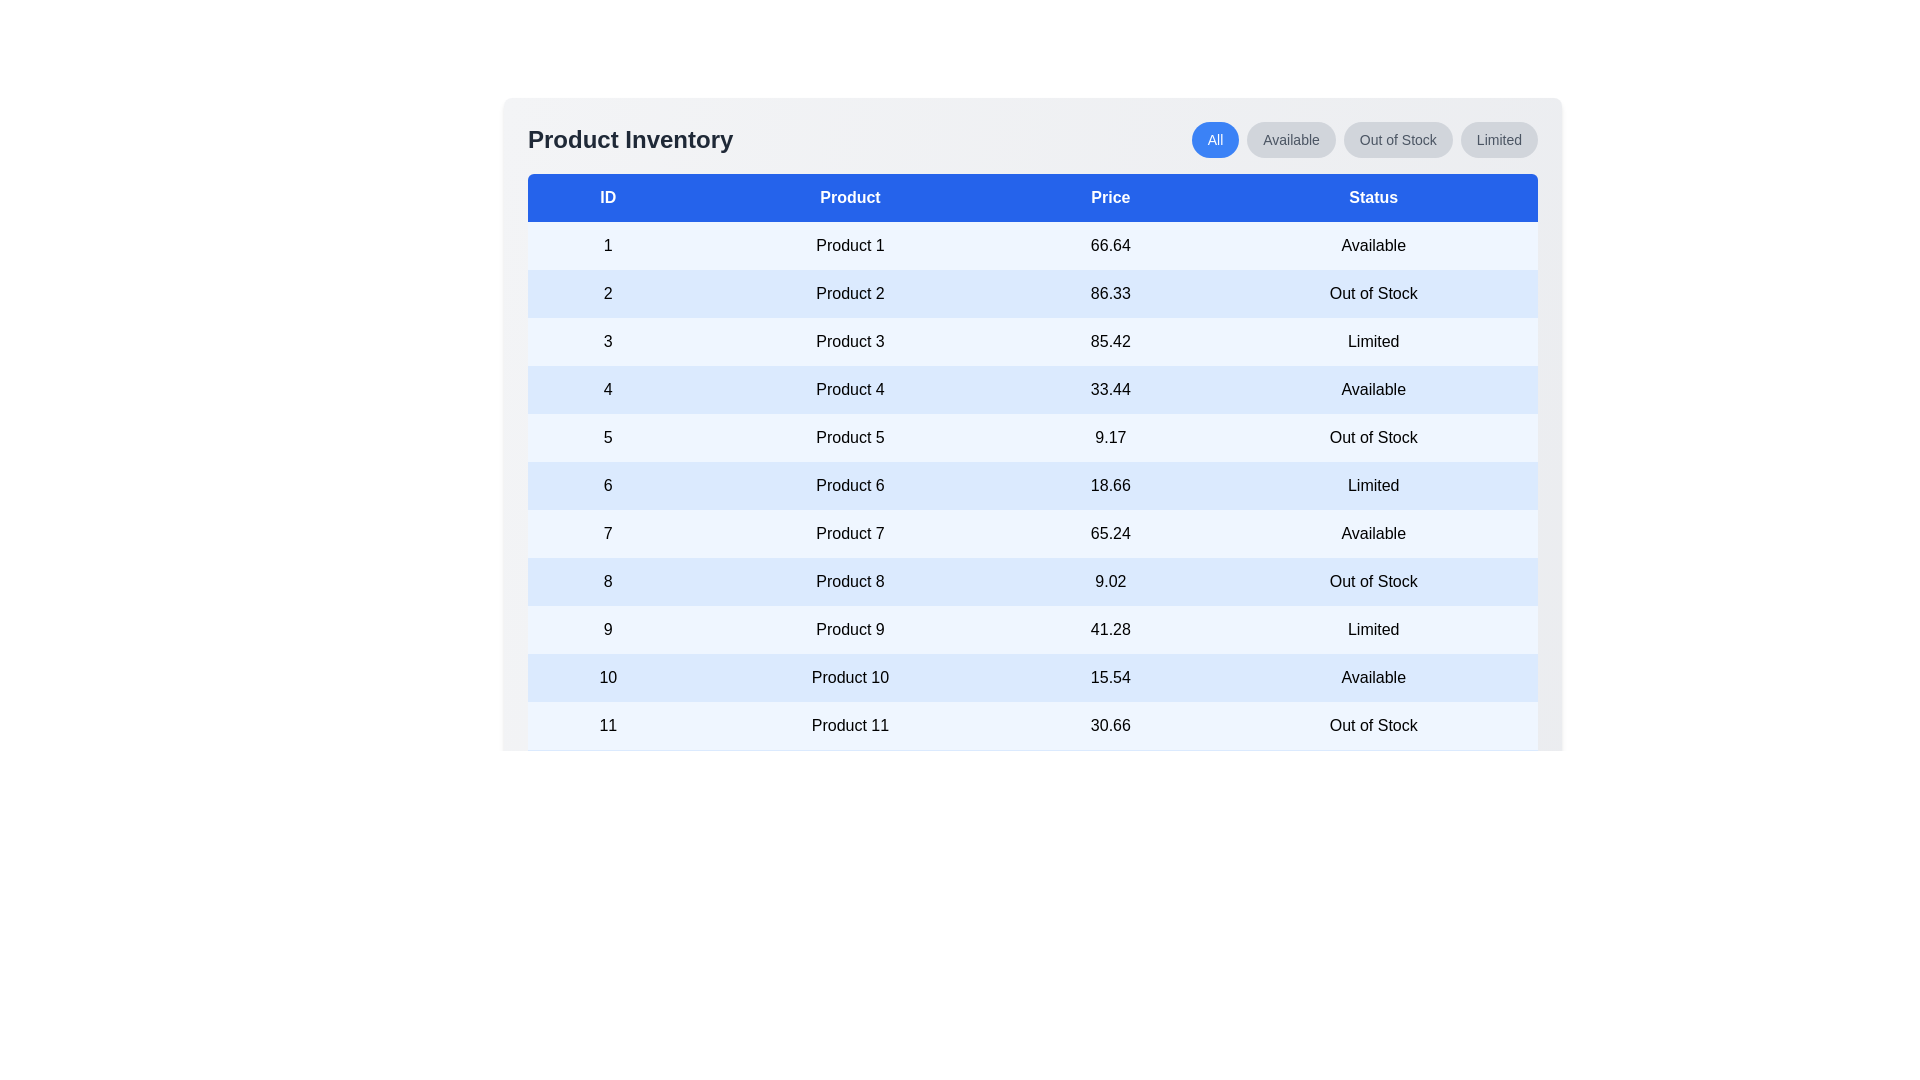  What do you see at coordinates (1291, 138) in the screenshot?
I see `the filter button labeled 'Available' to filter the table` at bounding box center [1291, 138].